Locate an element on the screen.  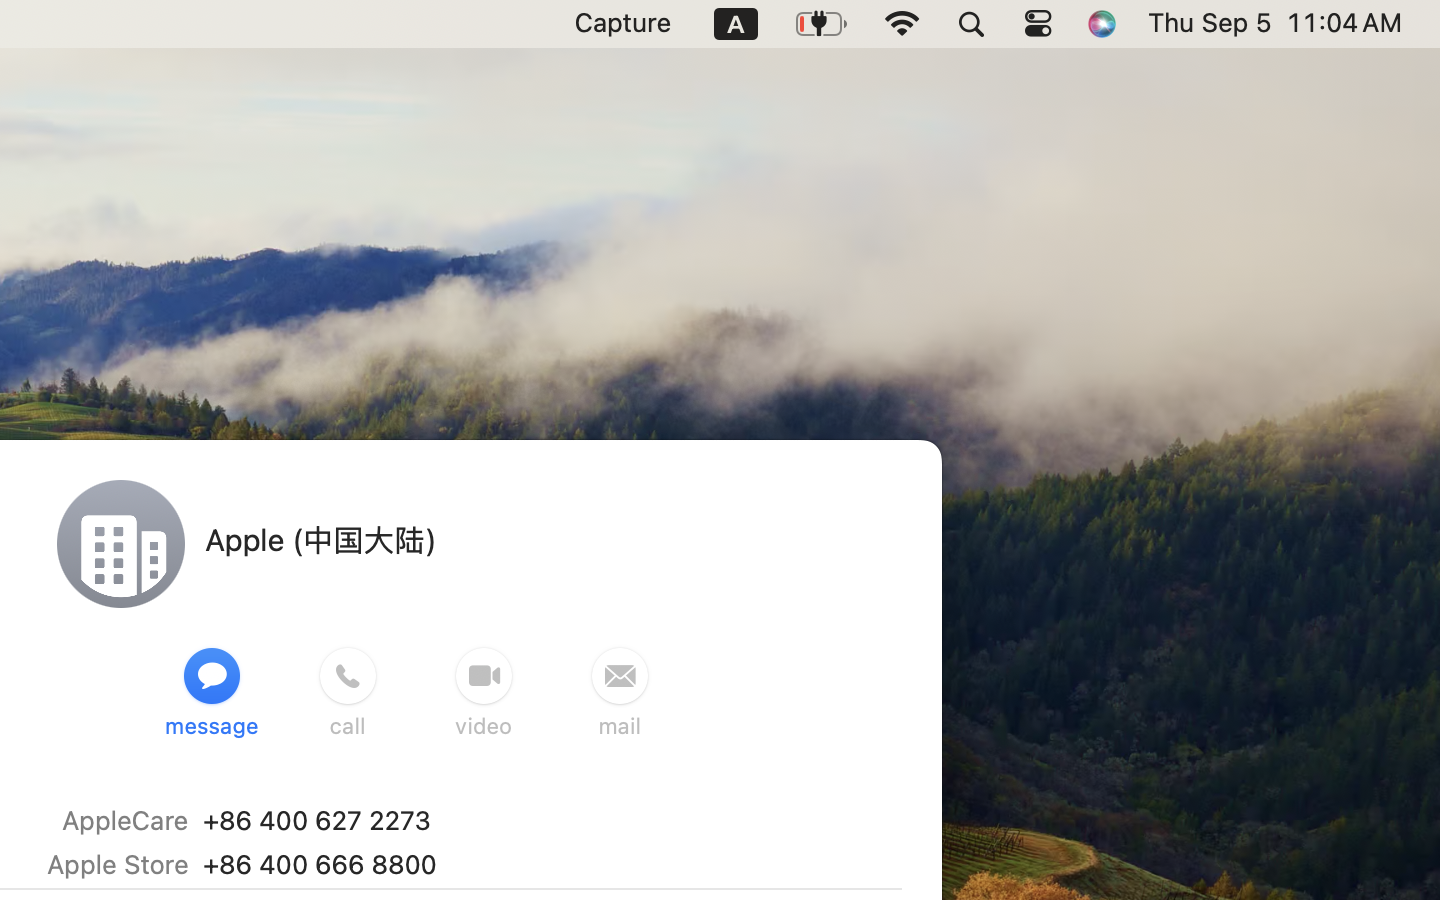
'AppleCare' is located at coordinates (123, 819).